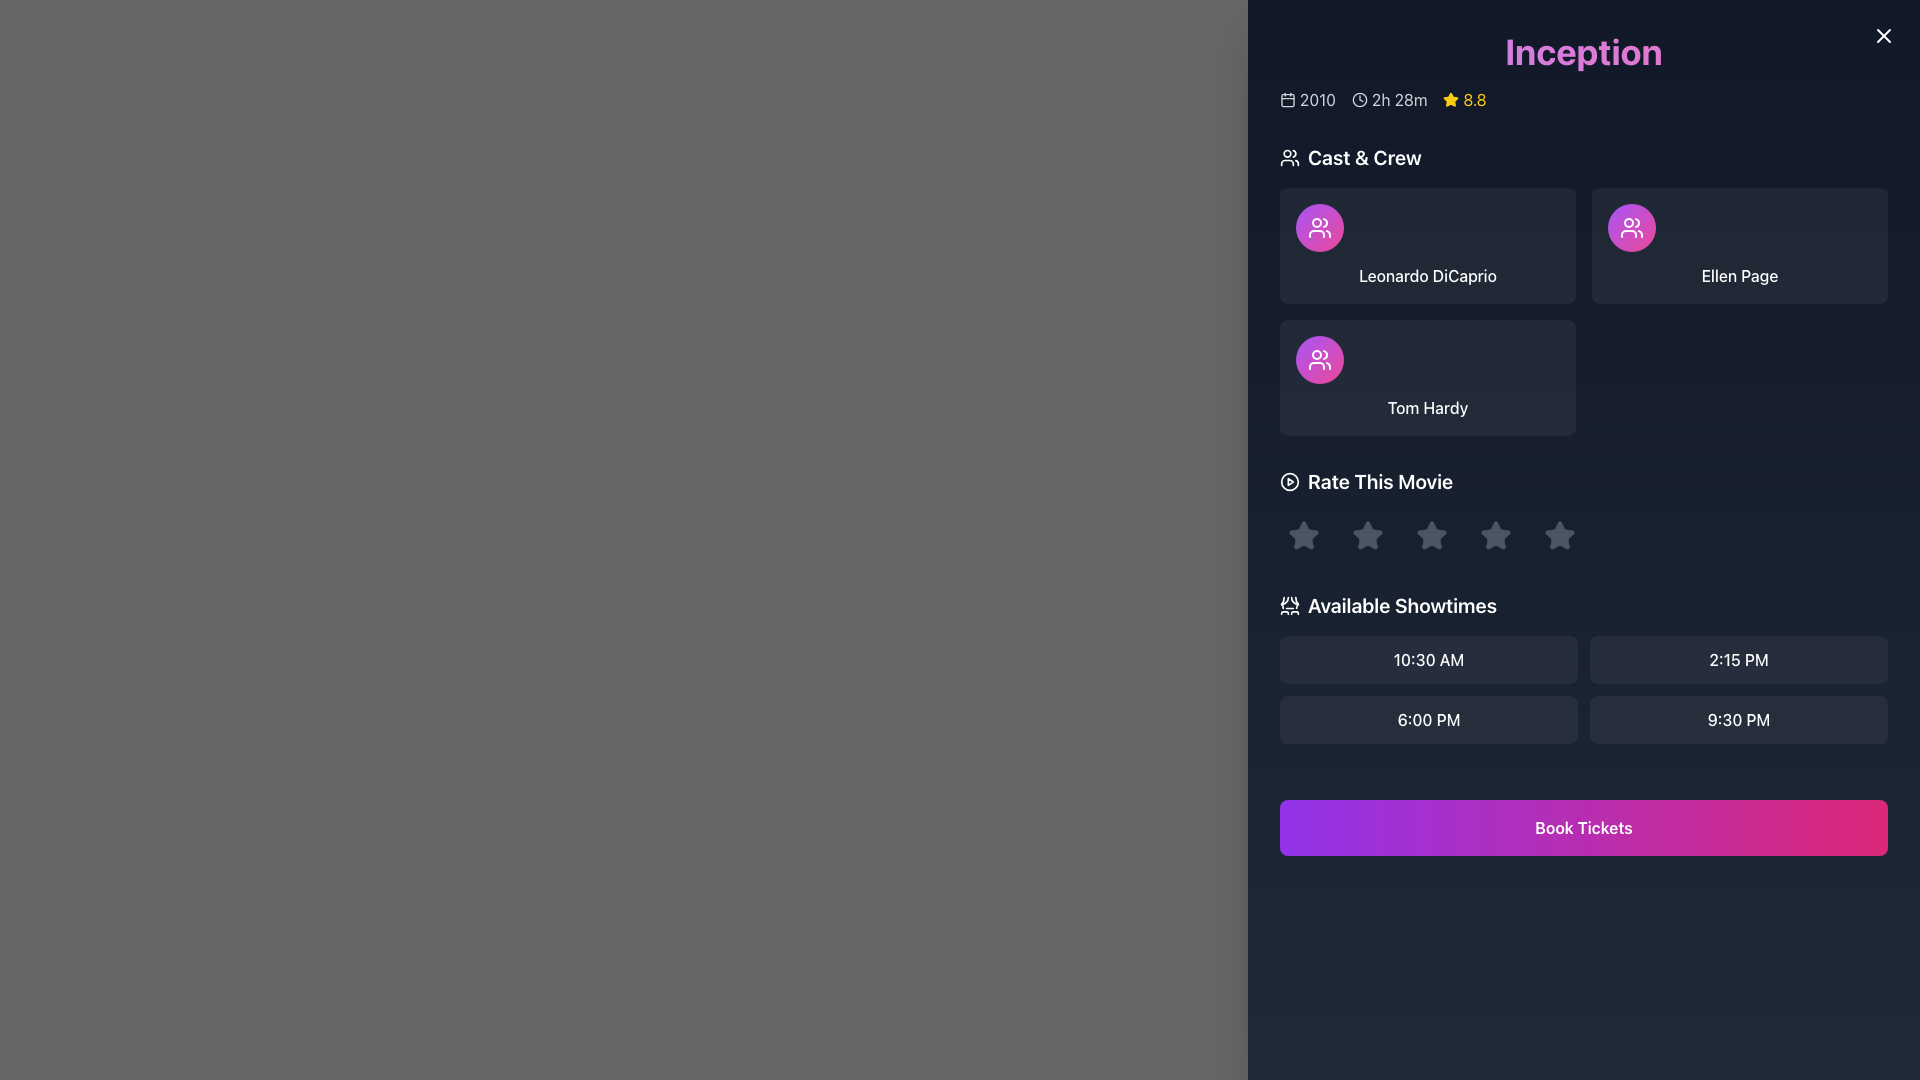 This screenshot has height=1080, width=1920. I want to click on the small calendar icon styled with the 'lucide' class, located to the left of the text '2010', so click(1287, 100).